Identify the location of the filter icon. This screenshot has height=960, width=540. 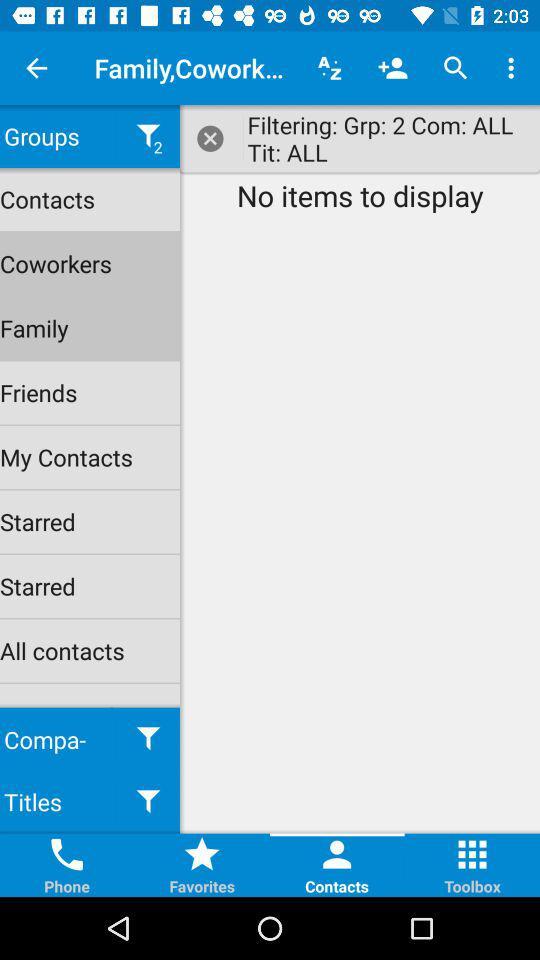
(147, 135).